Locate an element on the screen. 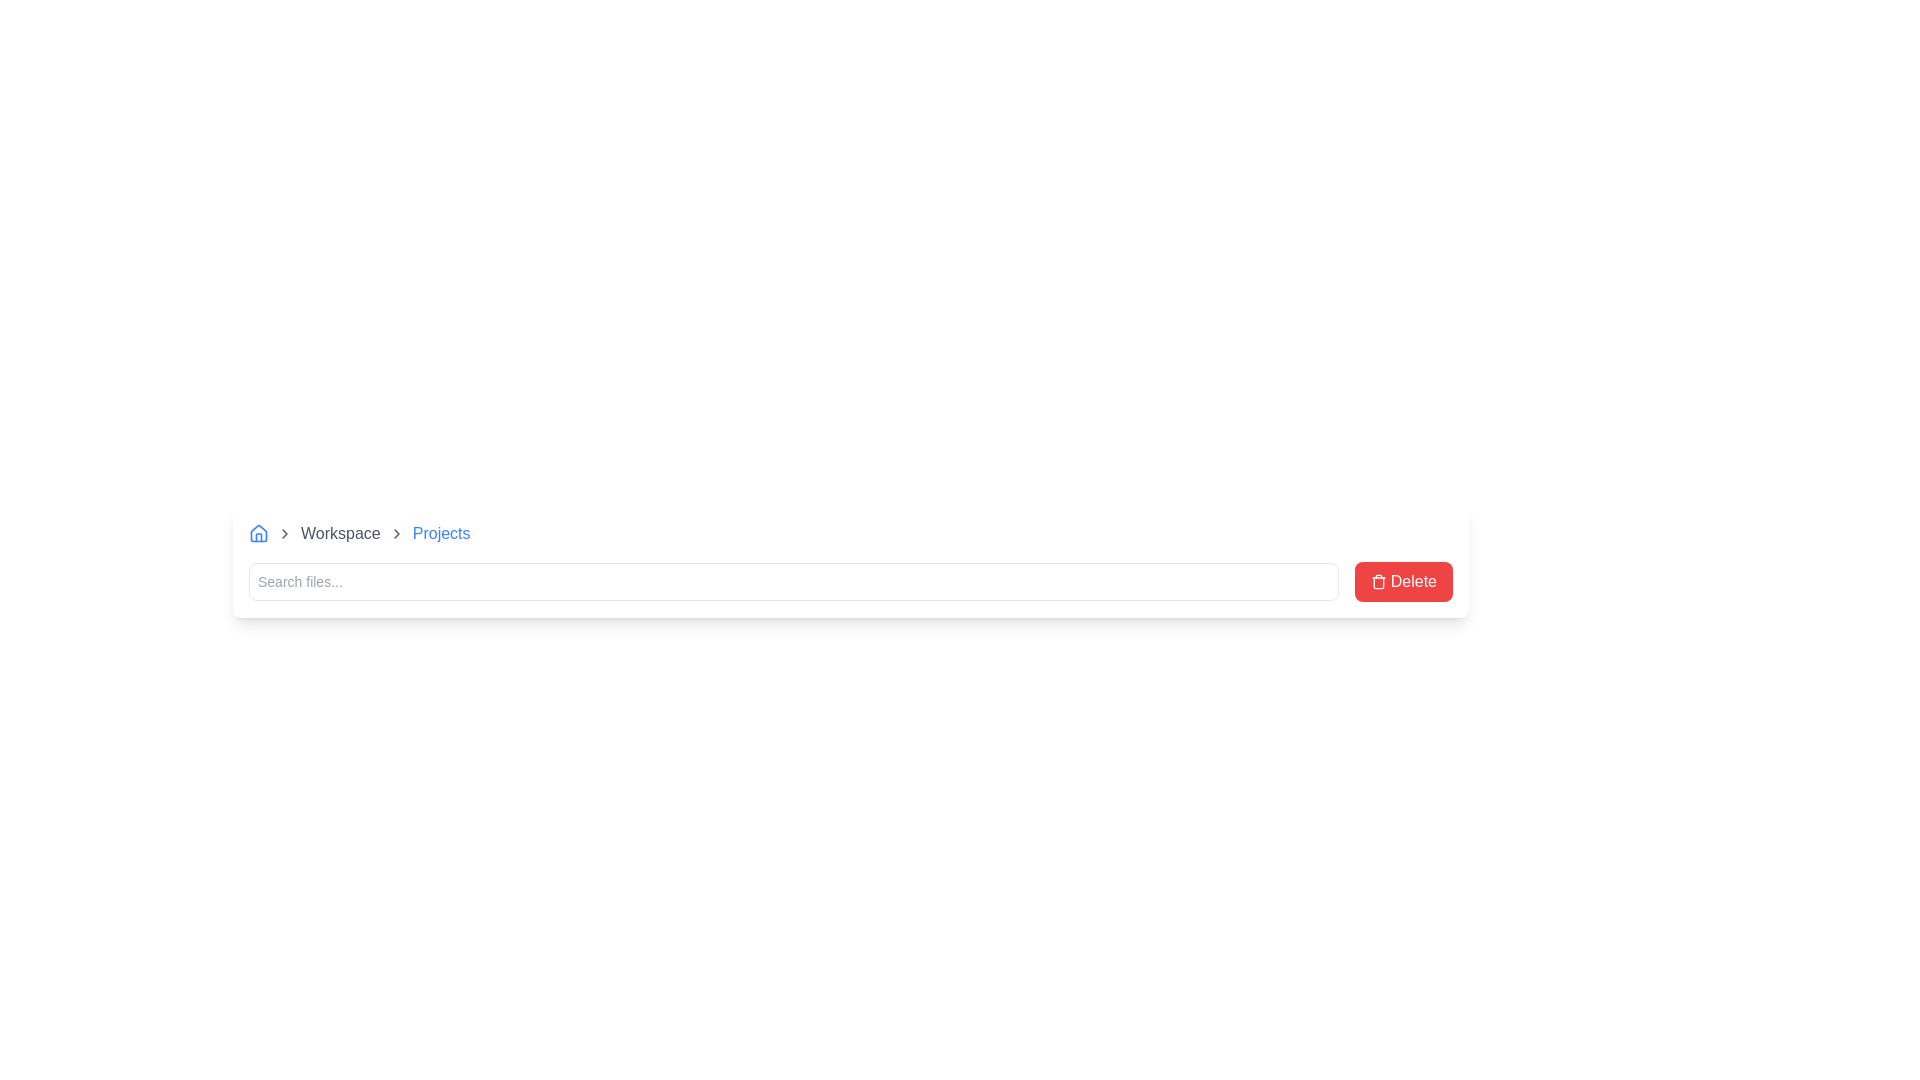 This screenshot has width=1920, height=1080. the third chevron icon in the breadcrumb navigation, which is located between the 'Workspace' and 'Projects' texts is located at coordinates (396, 532).